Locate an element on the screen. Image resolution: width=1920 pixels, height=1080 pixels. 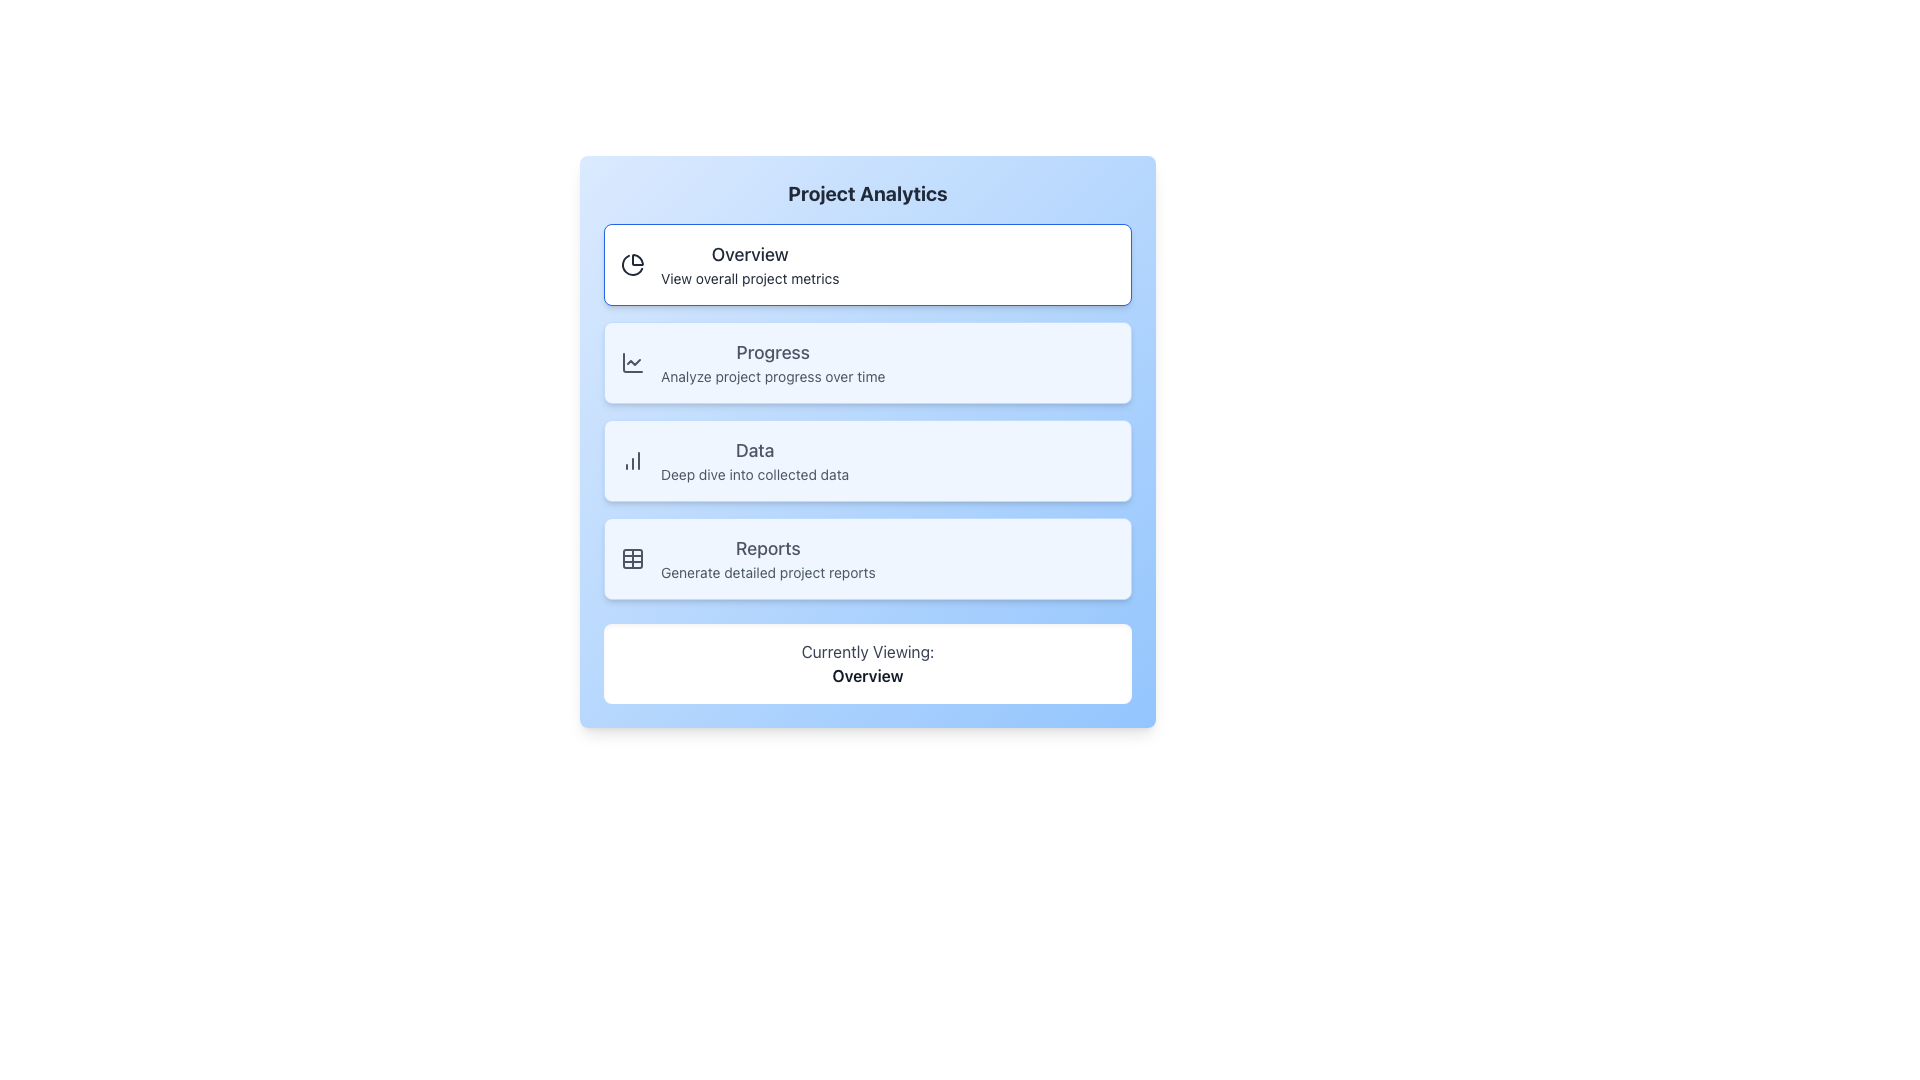
the 'Reports' menu item with subtext in the Project Analytics interface is located at coordinates (767, 559).